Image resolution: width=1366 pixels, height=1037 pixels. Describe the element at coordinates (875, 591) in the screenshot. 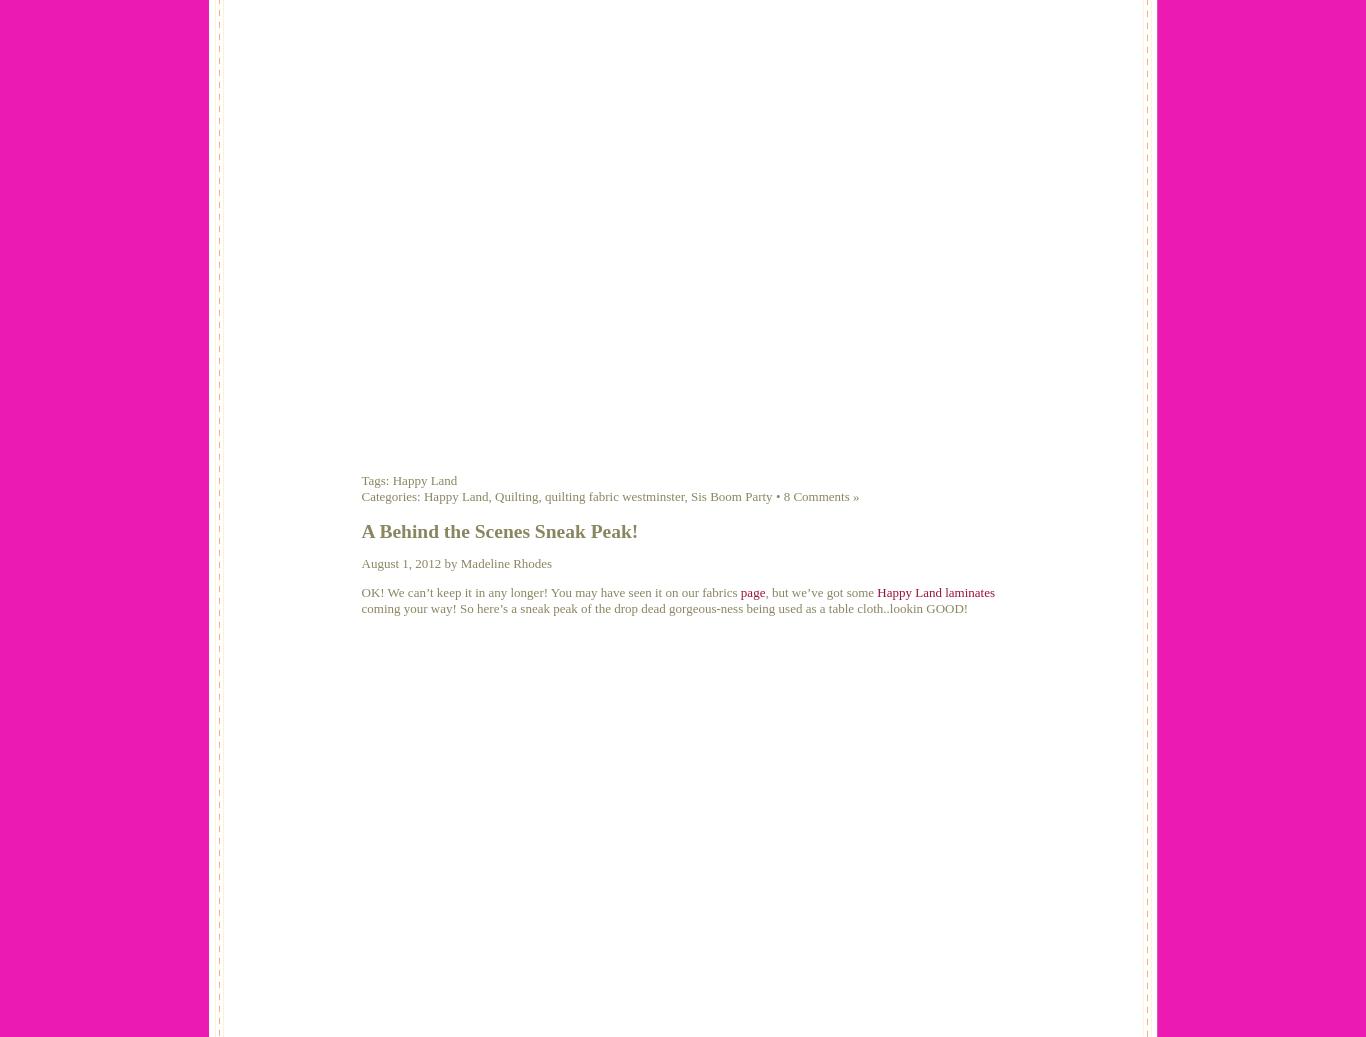

I see `'Happy Land laminates'` at that location.